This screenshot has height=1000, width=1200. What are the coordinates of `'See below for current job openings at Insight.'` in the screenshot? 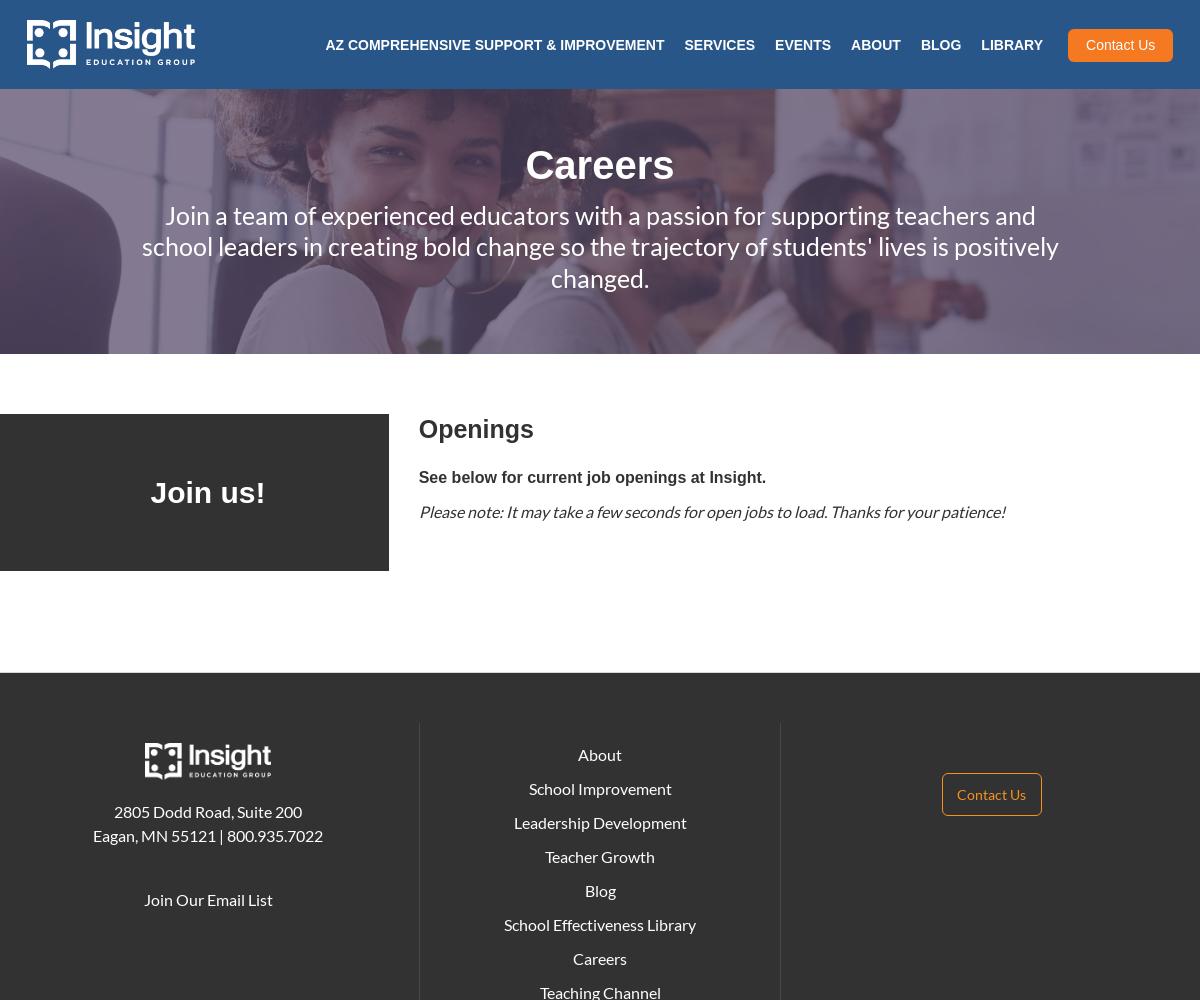 It's located at (593, 476).